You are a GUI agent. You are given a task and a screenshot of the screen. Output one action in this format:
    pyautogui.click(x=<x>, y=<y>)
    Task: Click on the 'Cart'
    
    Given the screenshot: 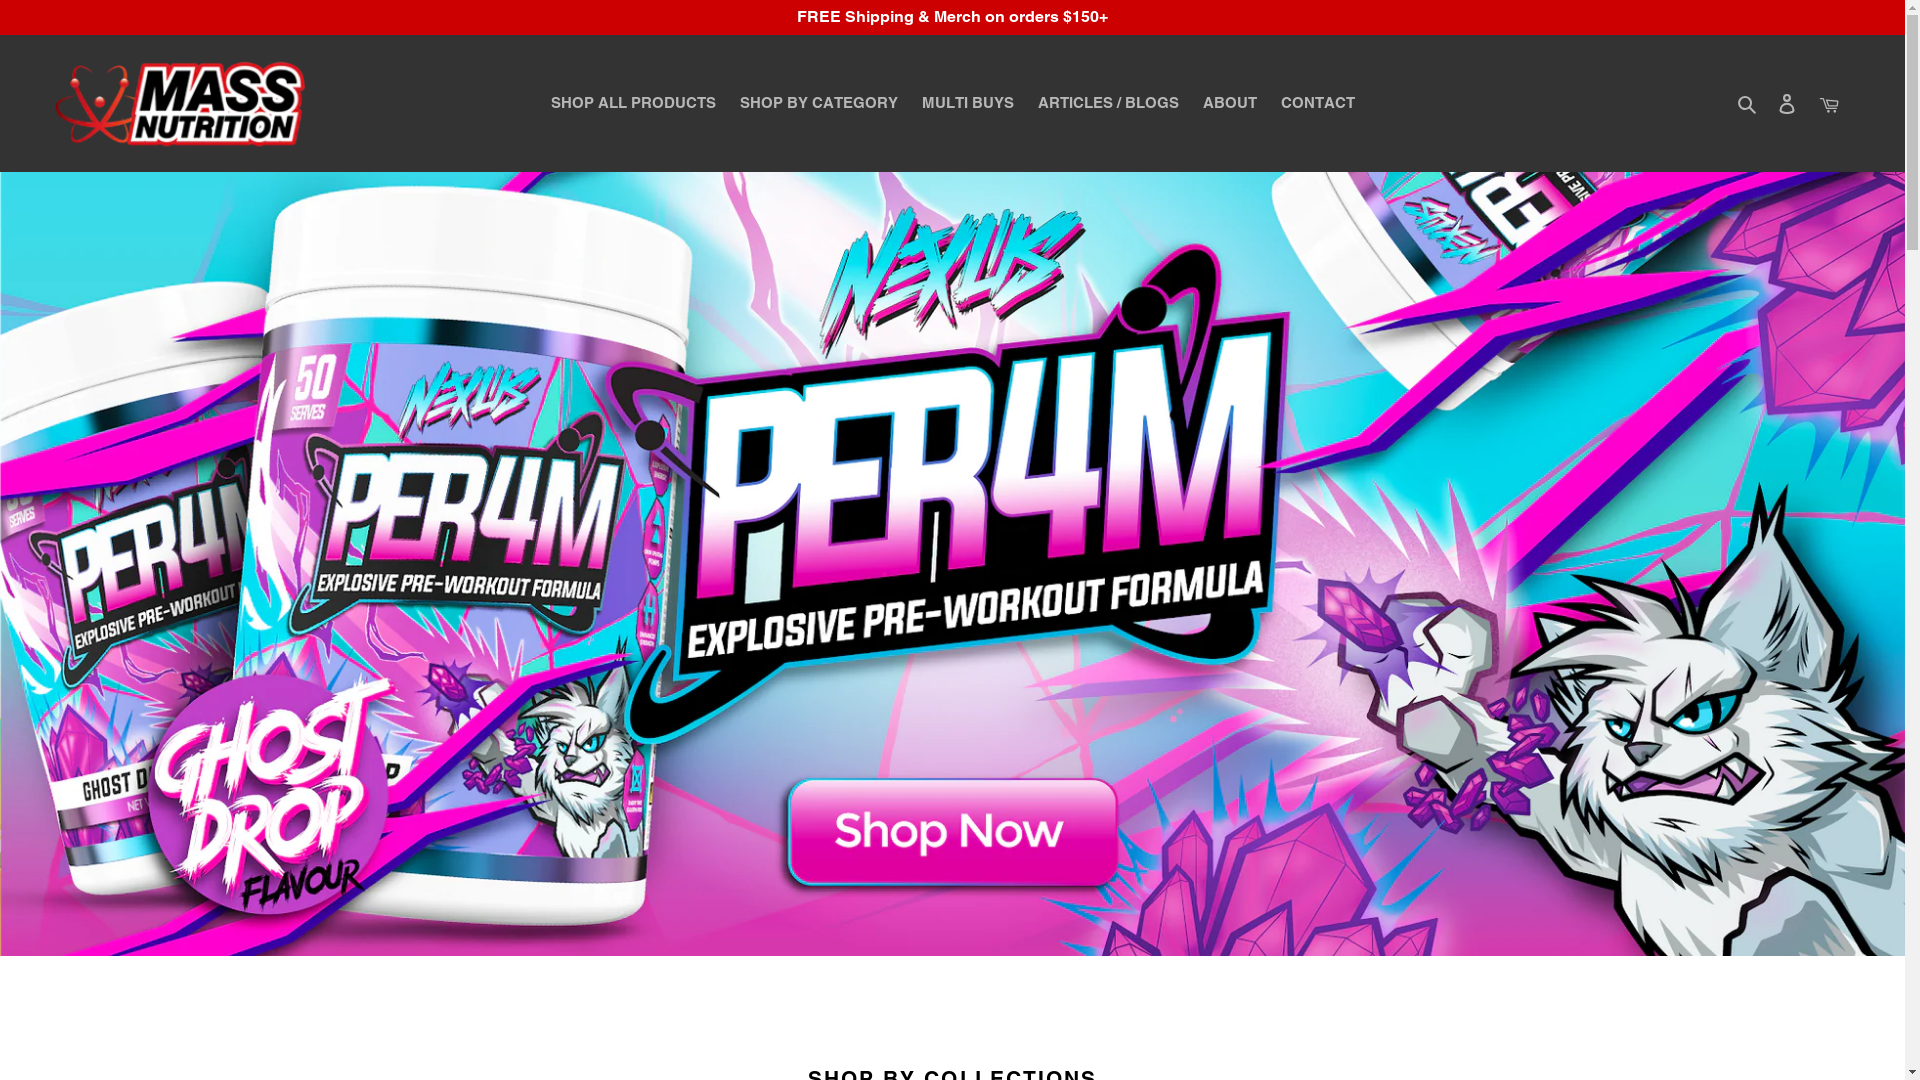 What is the action you would take?
    pyautogui.click(x=1828, y=103)
    